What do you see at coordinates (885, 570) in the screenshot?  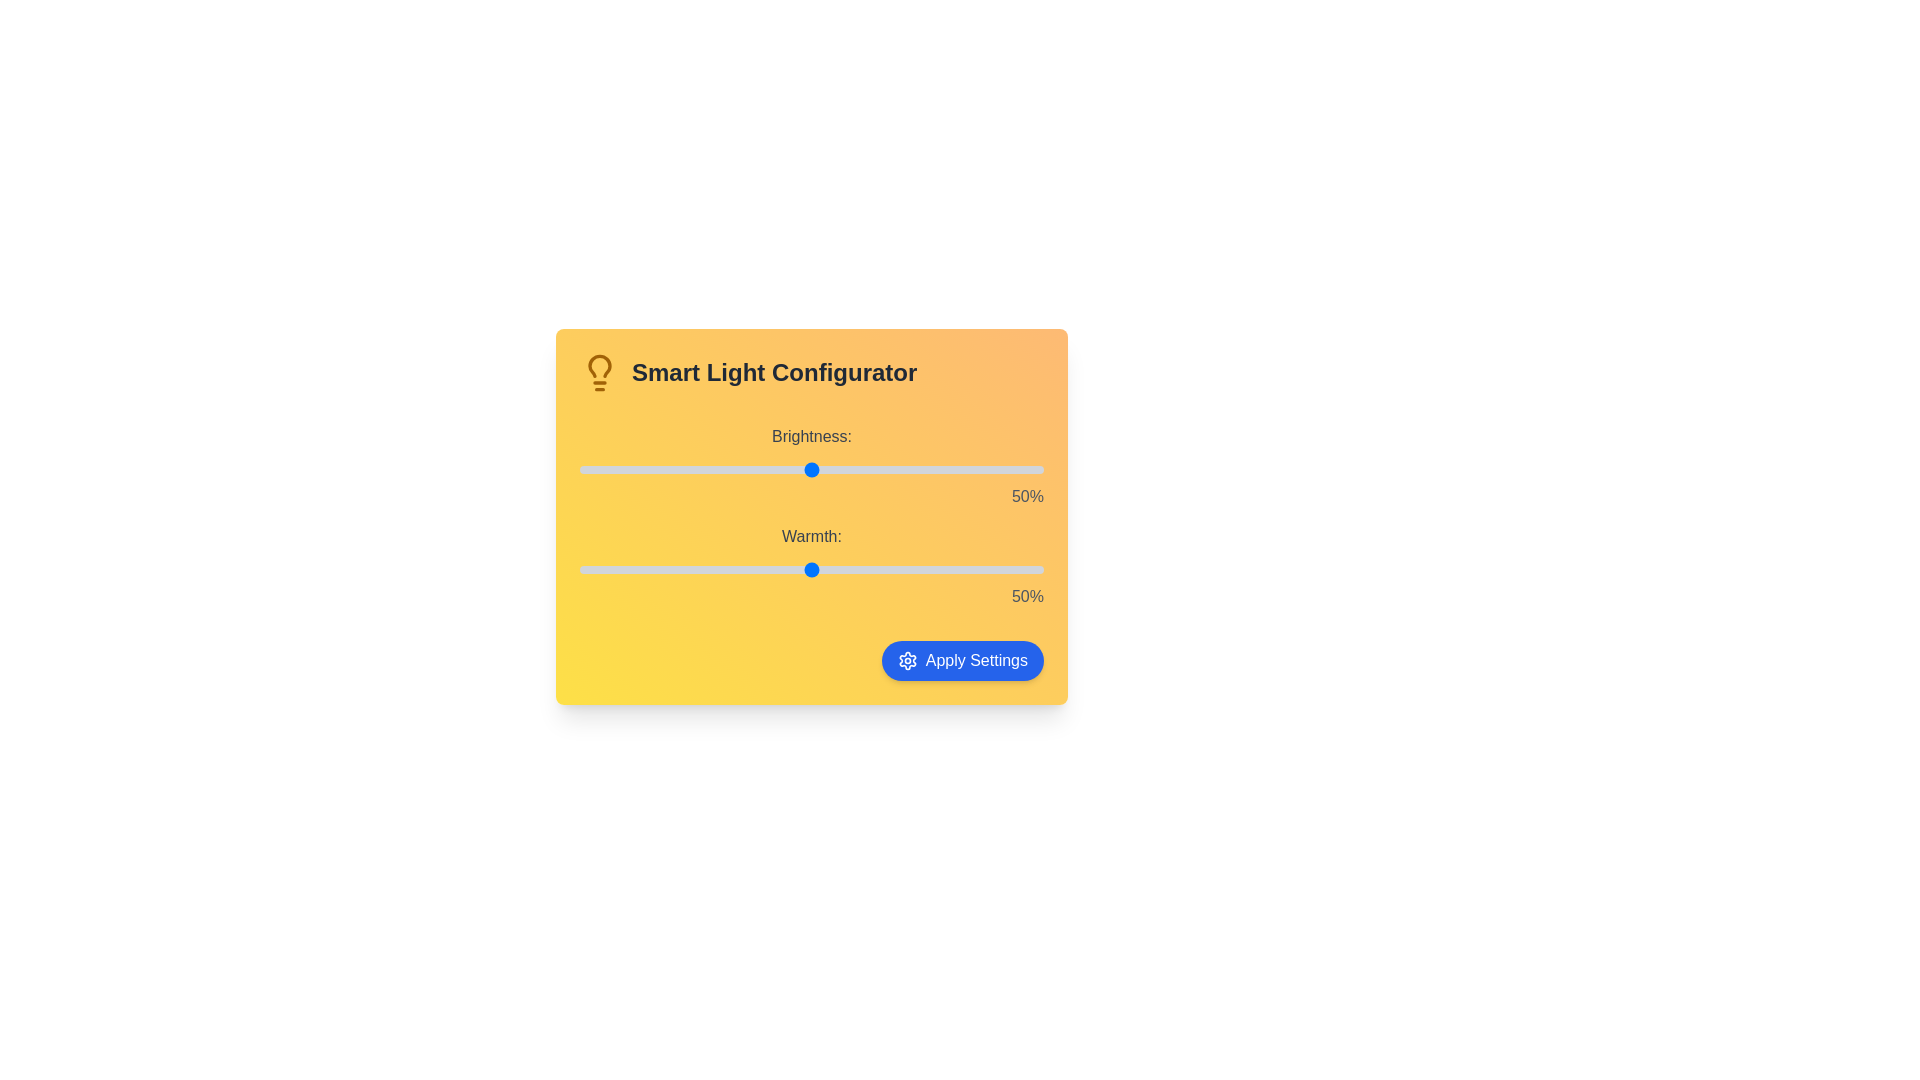 I see `the warmth level` at bounding box center [885, 570].